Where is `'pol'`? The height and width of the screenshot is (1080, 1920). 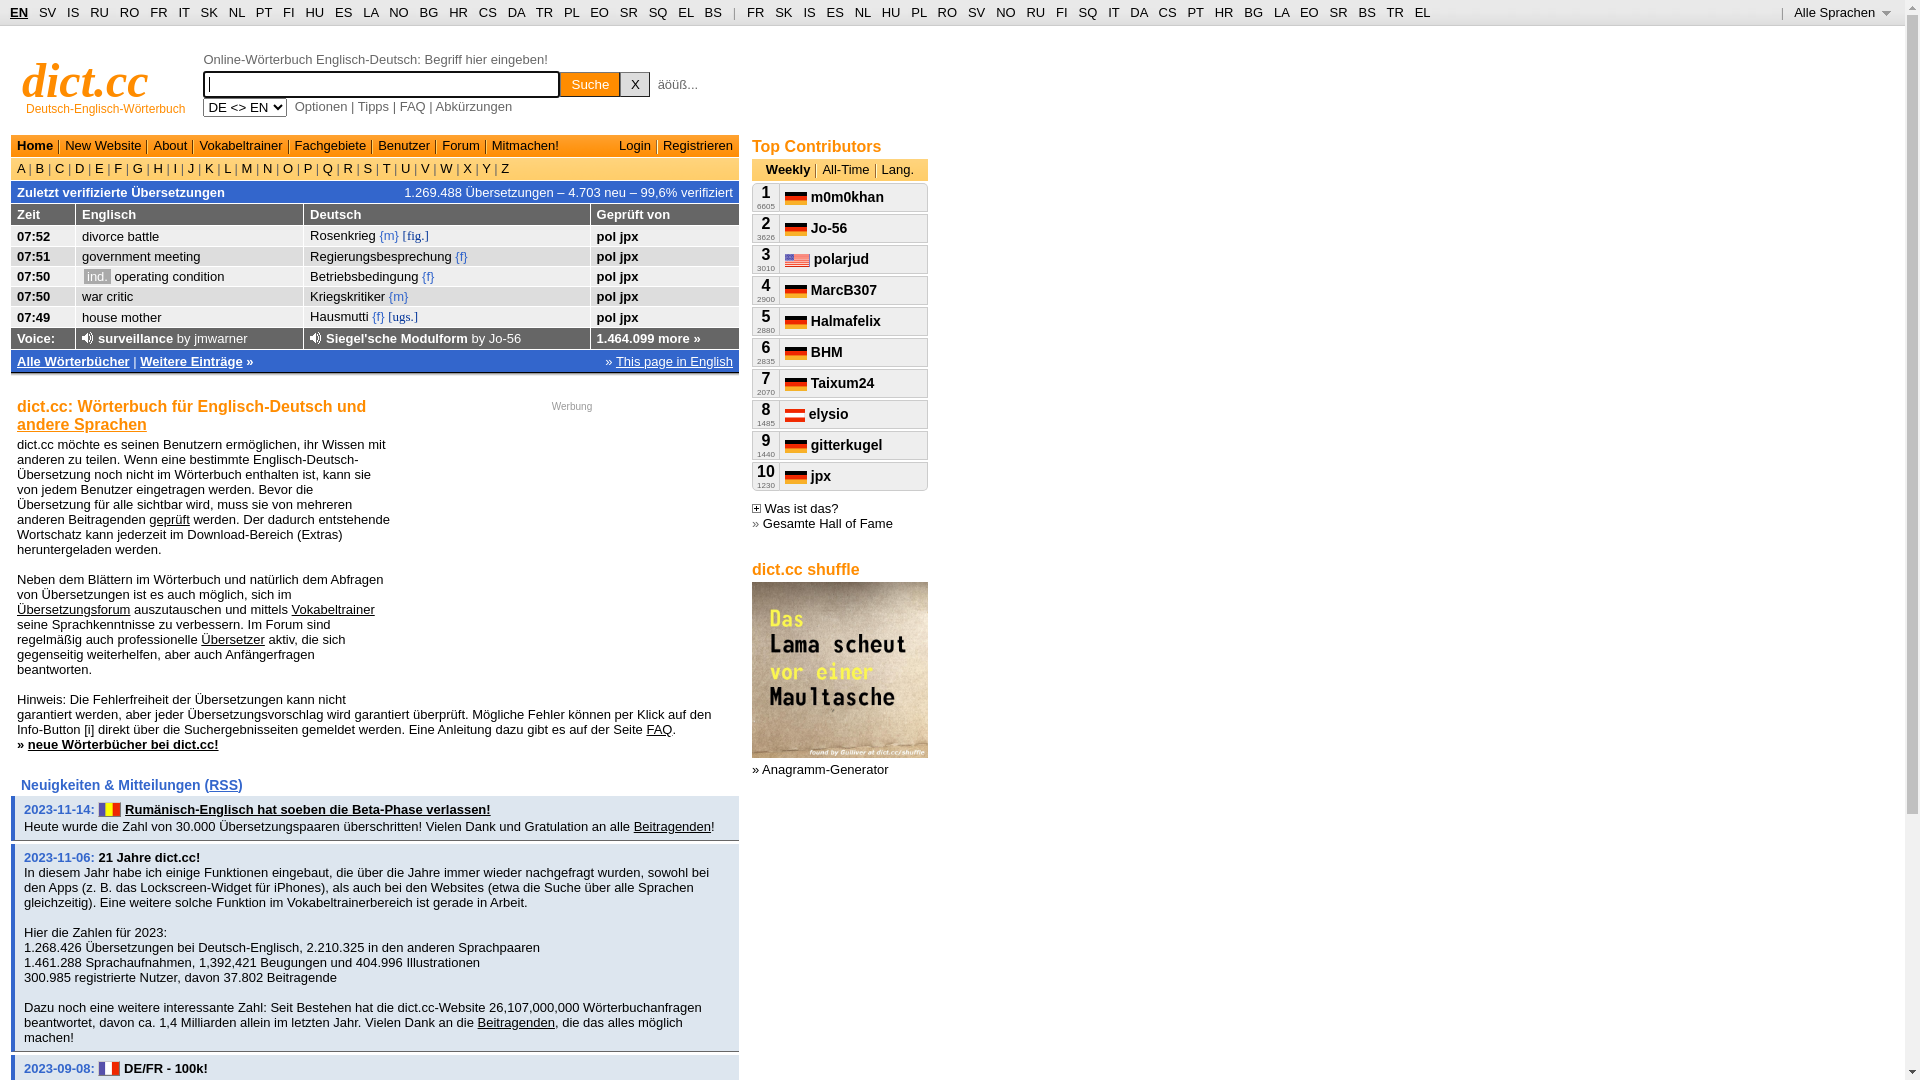
'pol' is located at coordinates (605, 234).